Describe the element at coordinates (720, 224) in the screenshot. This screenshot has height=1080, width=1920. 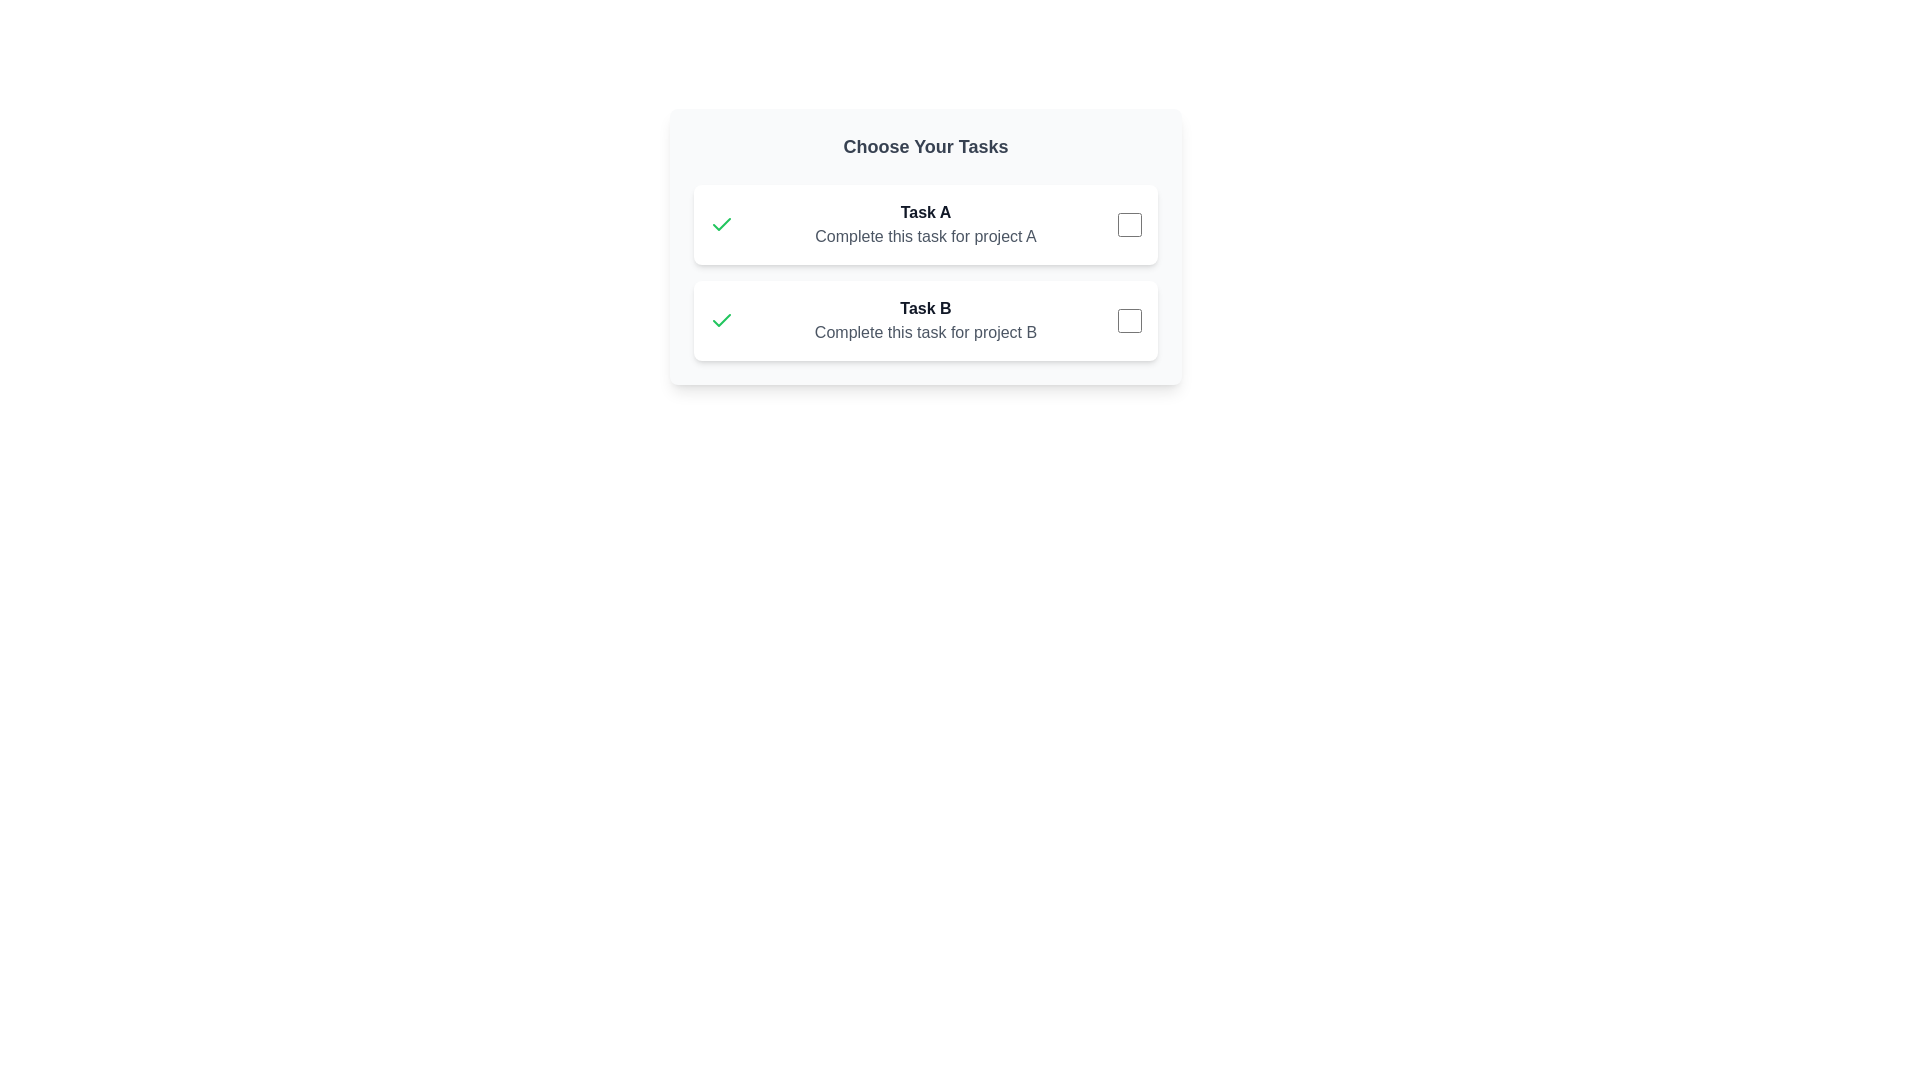
I see `the completion status icon for 'Task B', which is the first icon aligned to the left of the task's text label` at that location.